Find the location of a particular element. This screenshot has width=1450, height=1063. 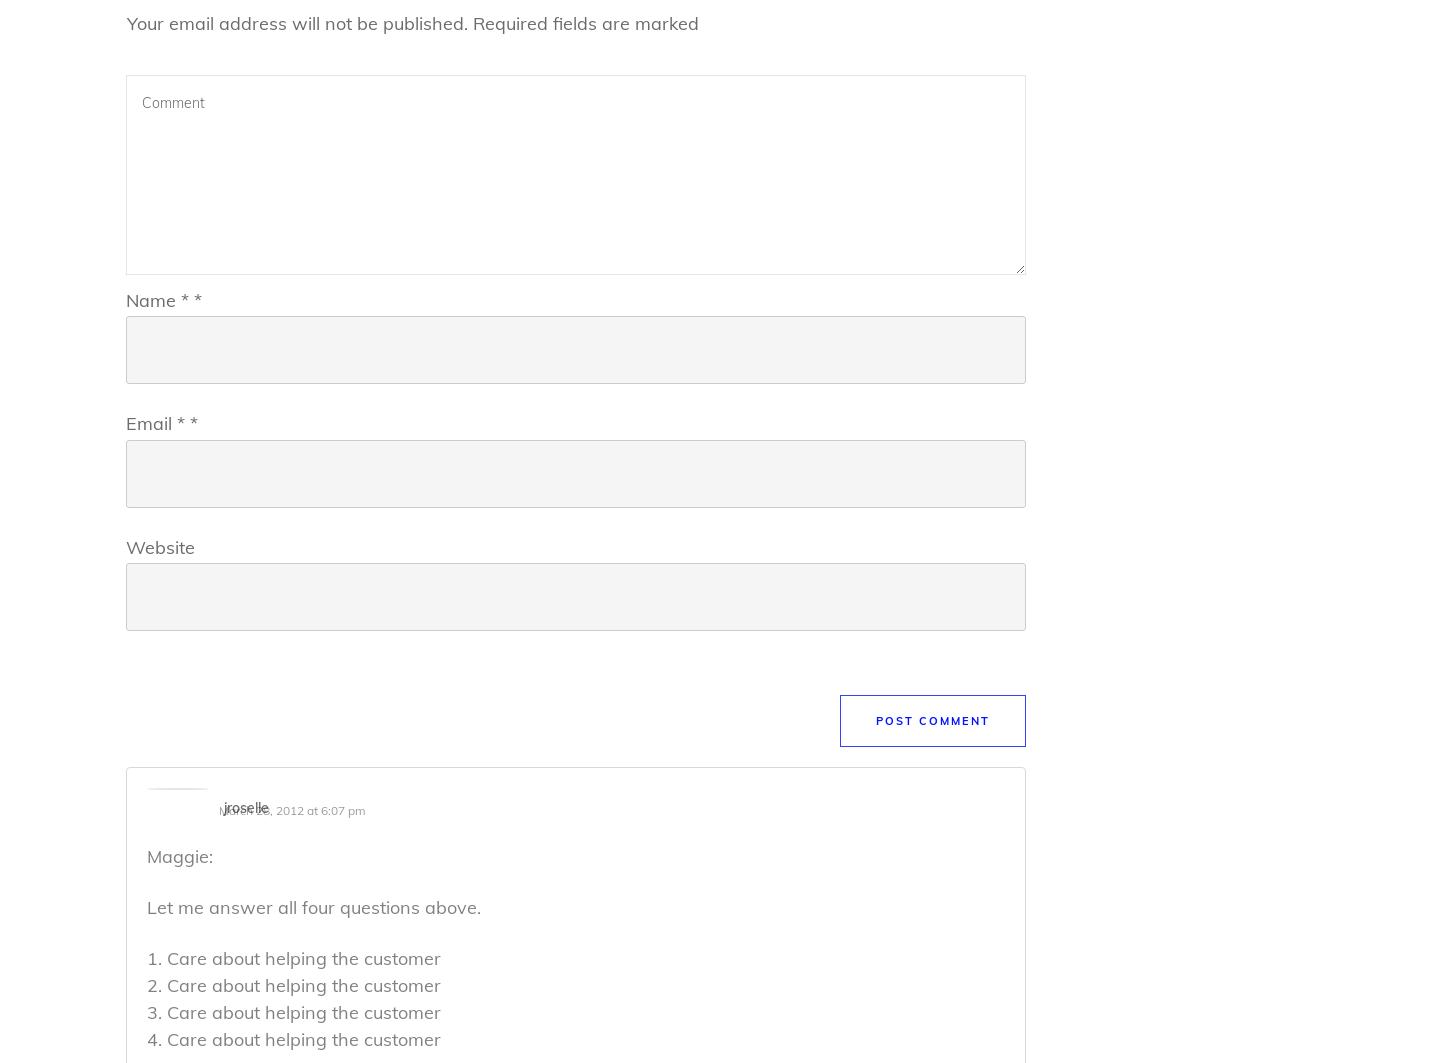

'Post Comment' is located at coordinates (931, 720).